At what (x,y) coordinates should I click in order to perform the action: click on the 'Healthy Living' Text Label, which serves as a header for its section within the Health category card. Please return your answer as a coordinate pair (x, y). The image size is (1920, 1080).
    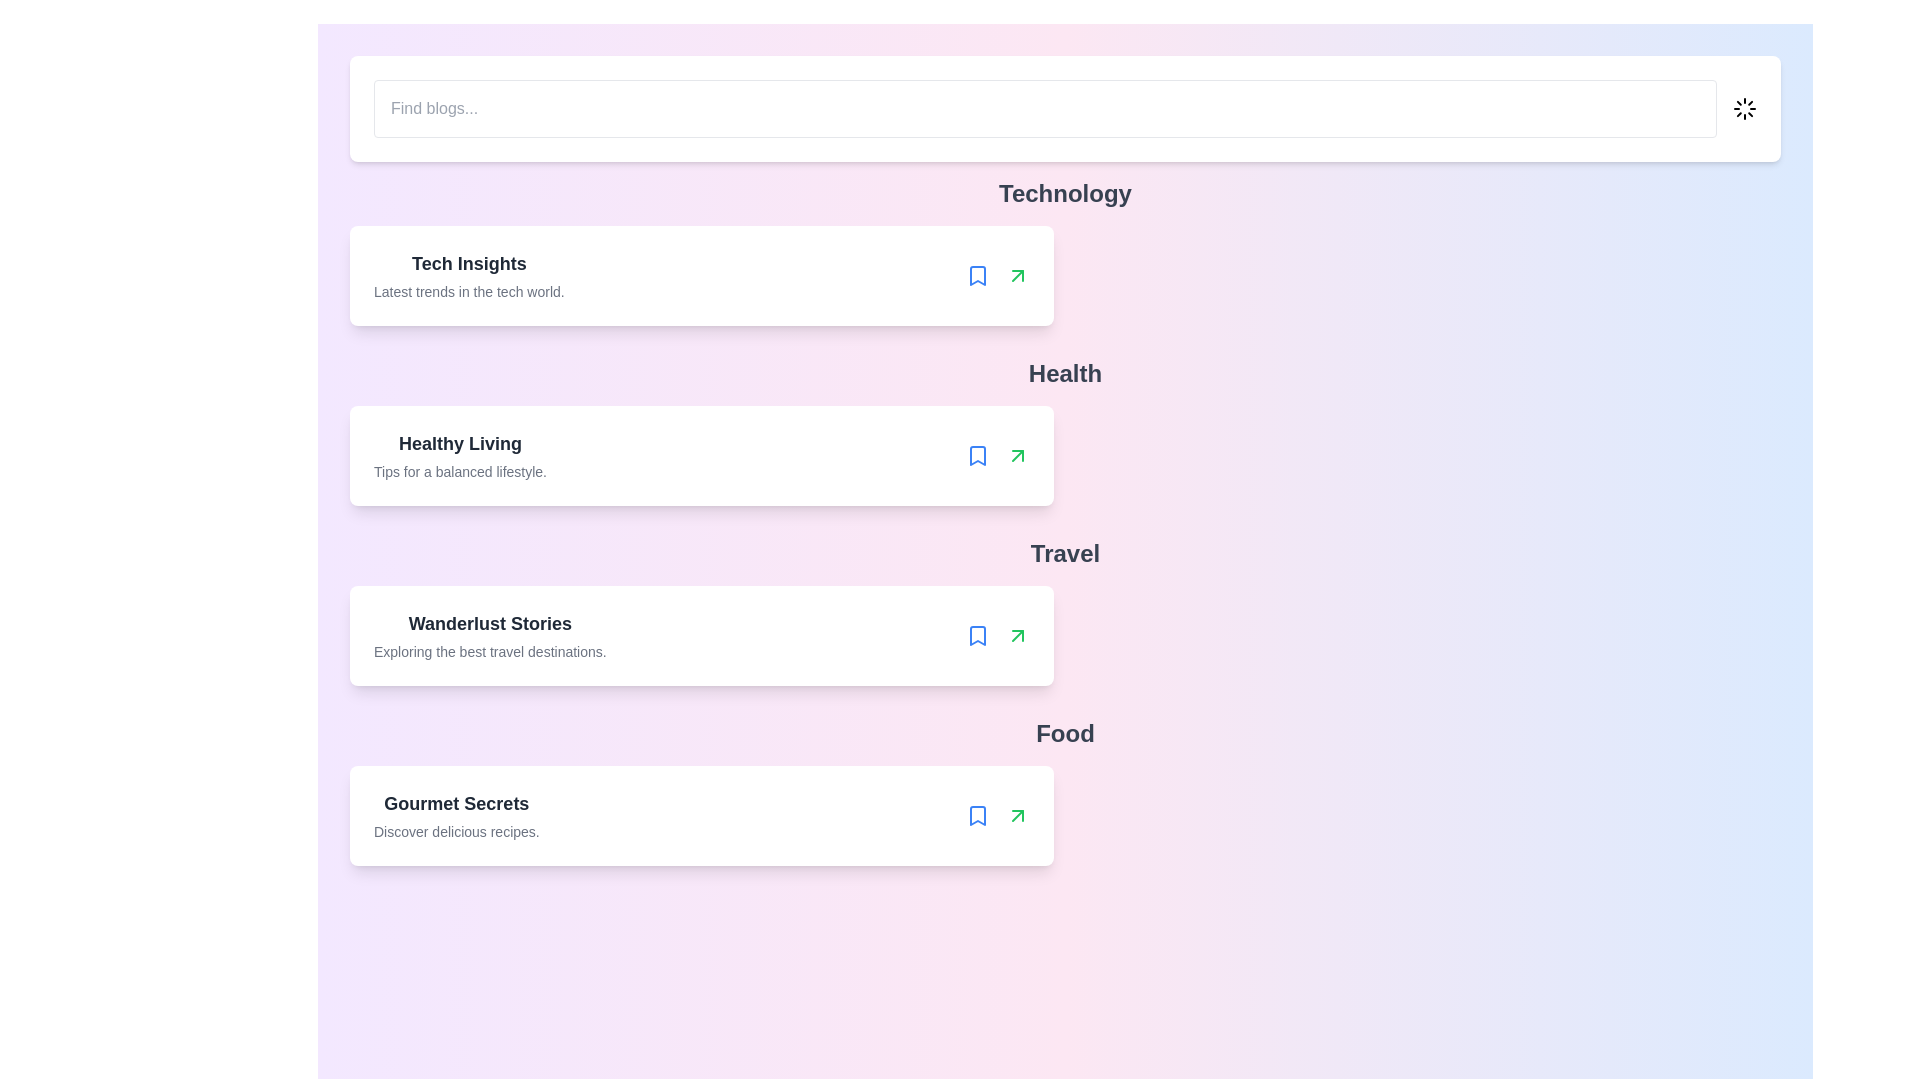
    Looking at the image, I should click on (459, 442).